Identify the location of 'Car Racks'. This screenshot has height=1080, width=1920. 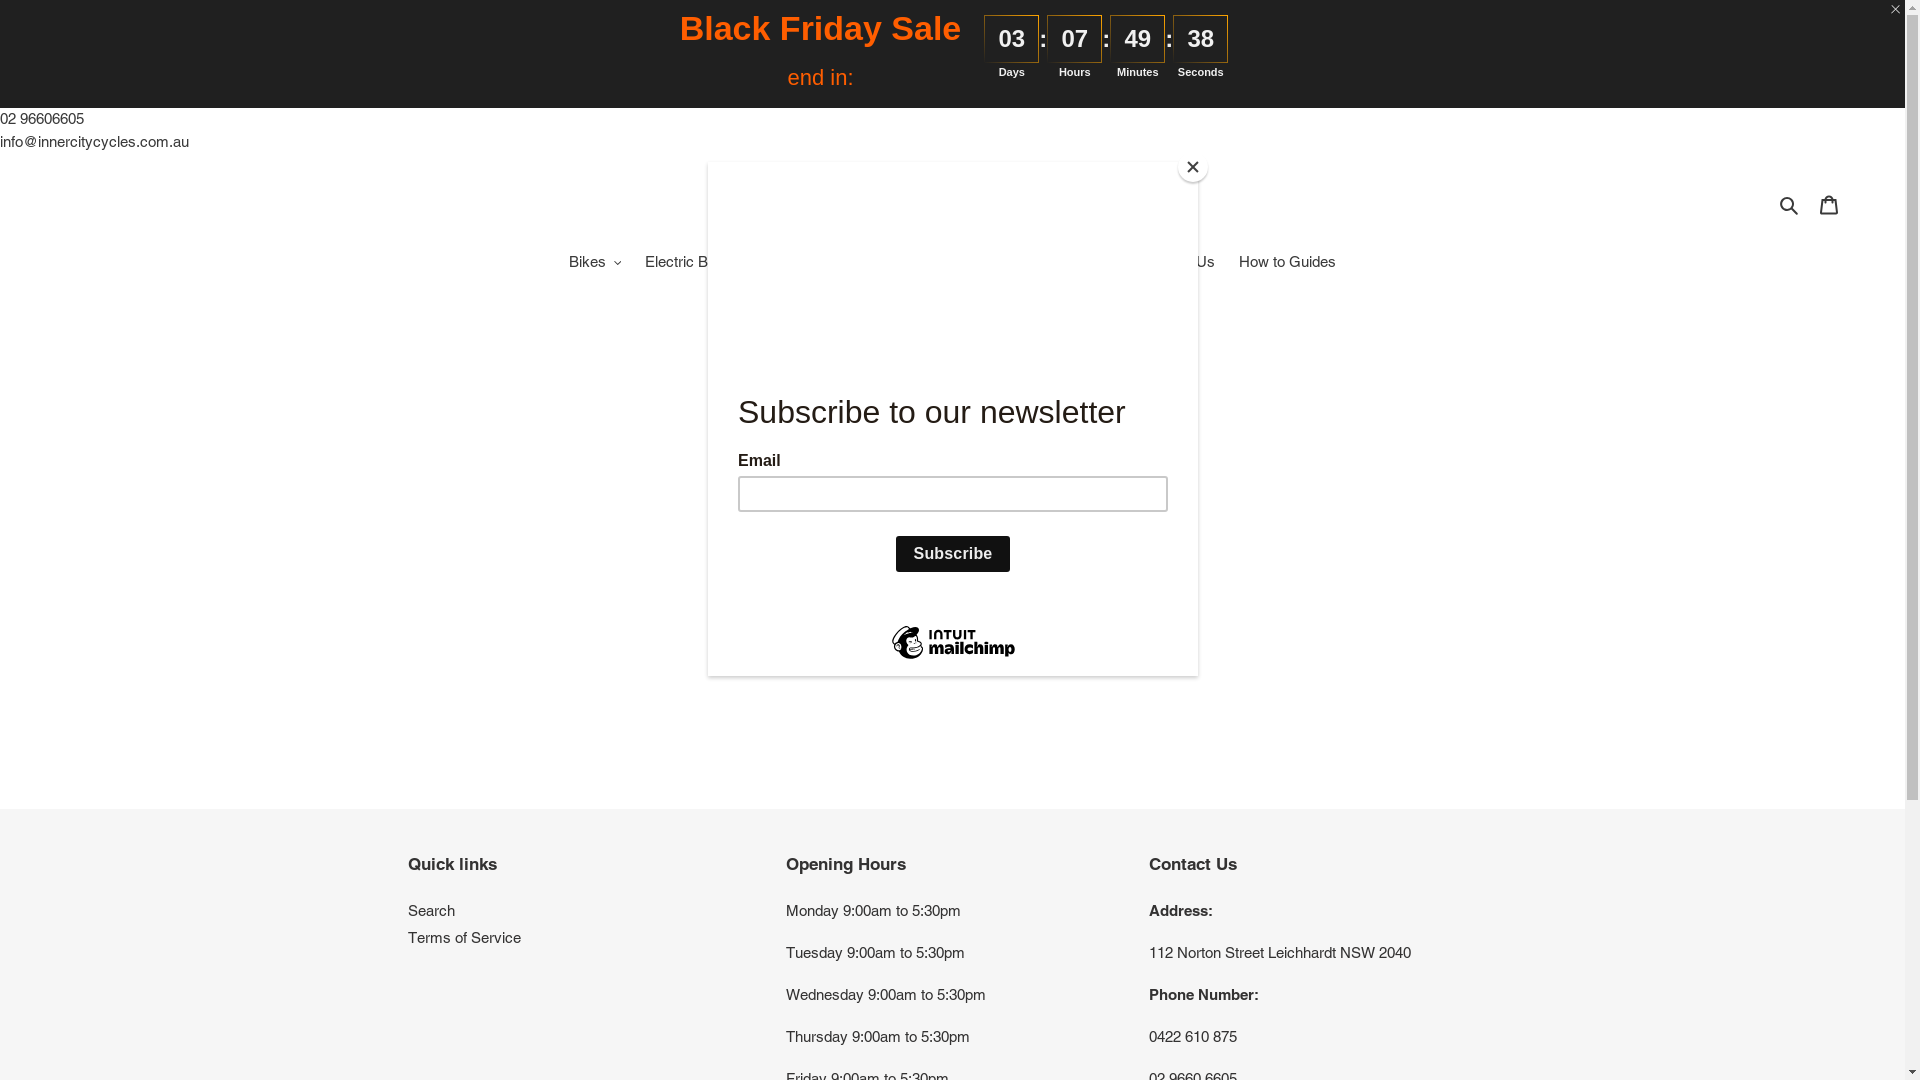
(793, 261).